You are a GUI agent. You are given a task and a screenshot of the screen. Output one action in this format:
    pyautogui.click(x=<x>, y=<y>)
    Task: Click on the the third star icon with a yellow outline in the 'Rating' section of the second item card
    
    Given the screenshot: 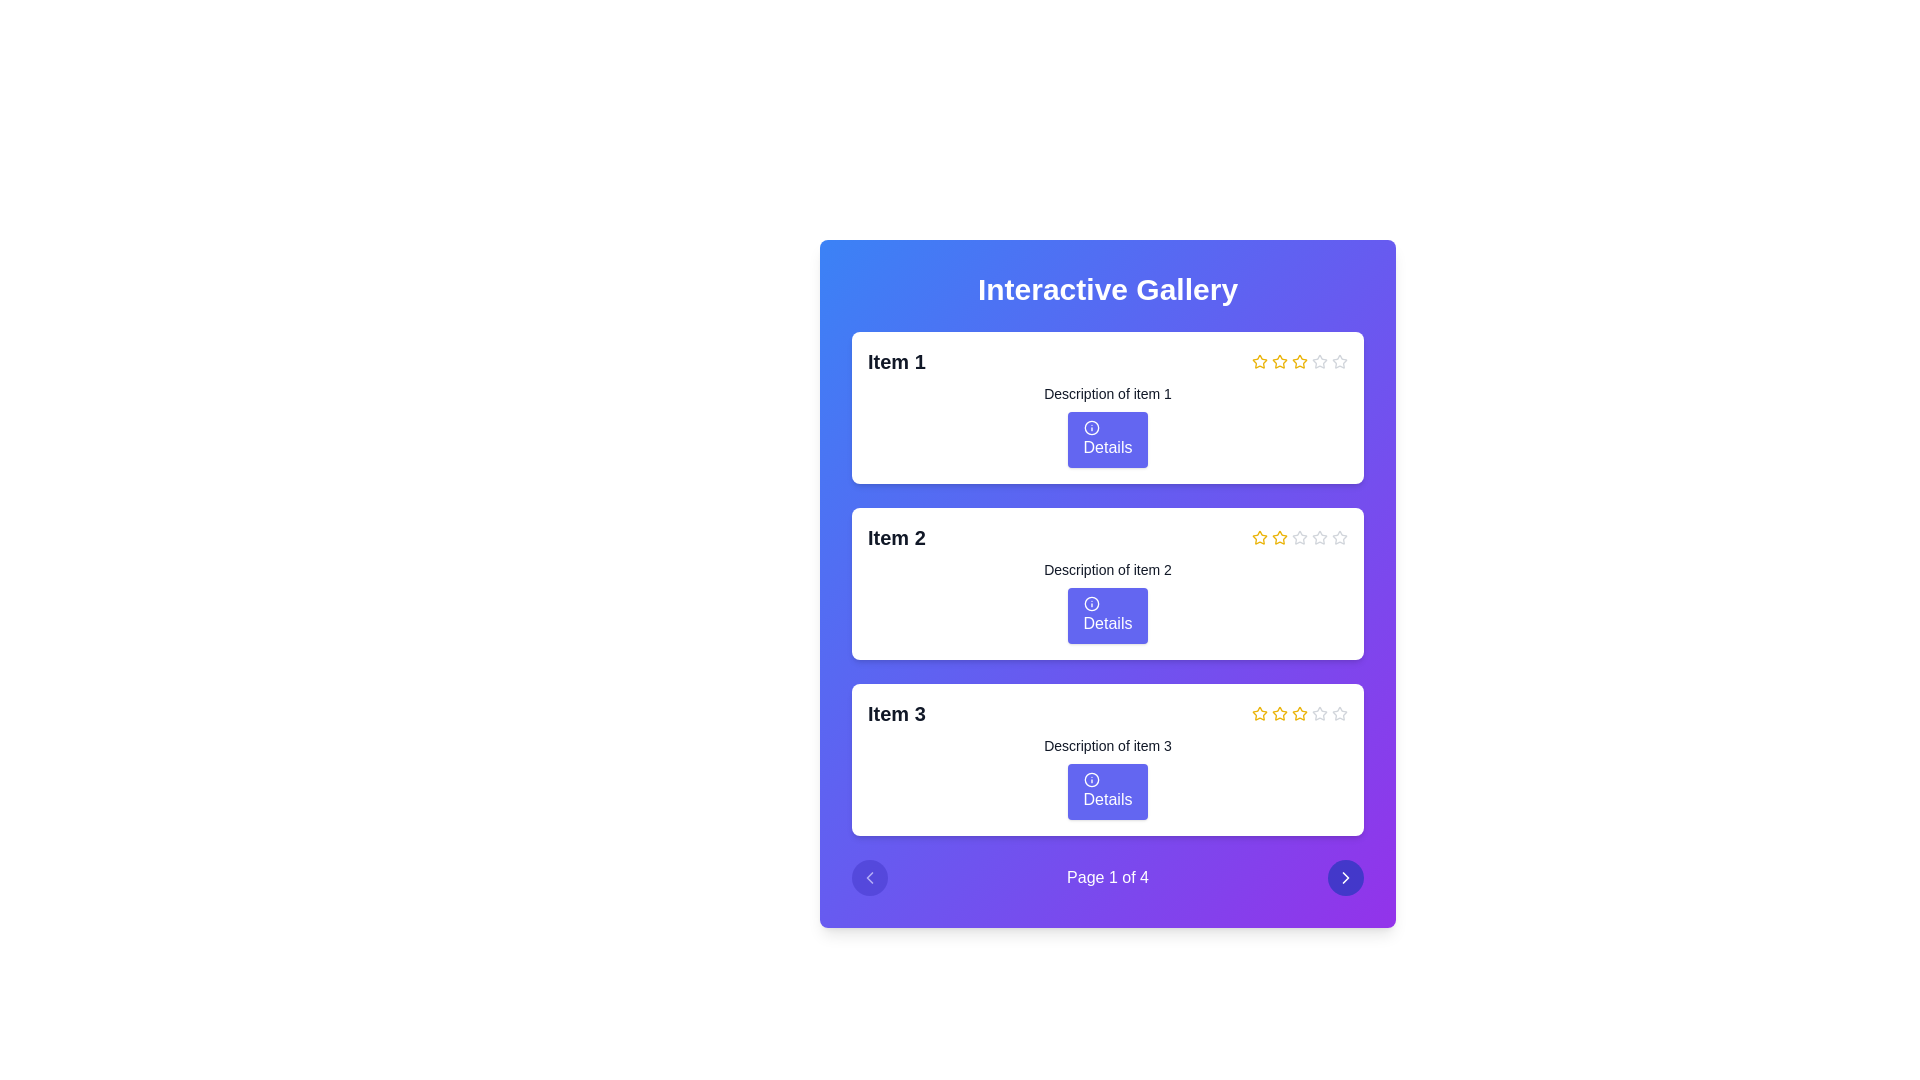 What is the action you would take?
    pyautogui.click(x=1280, y=536)
    